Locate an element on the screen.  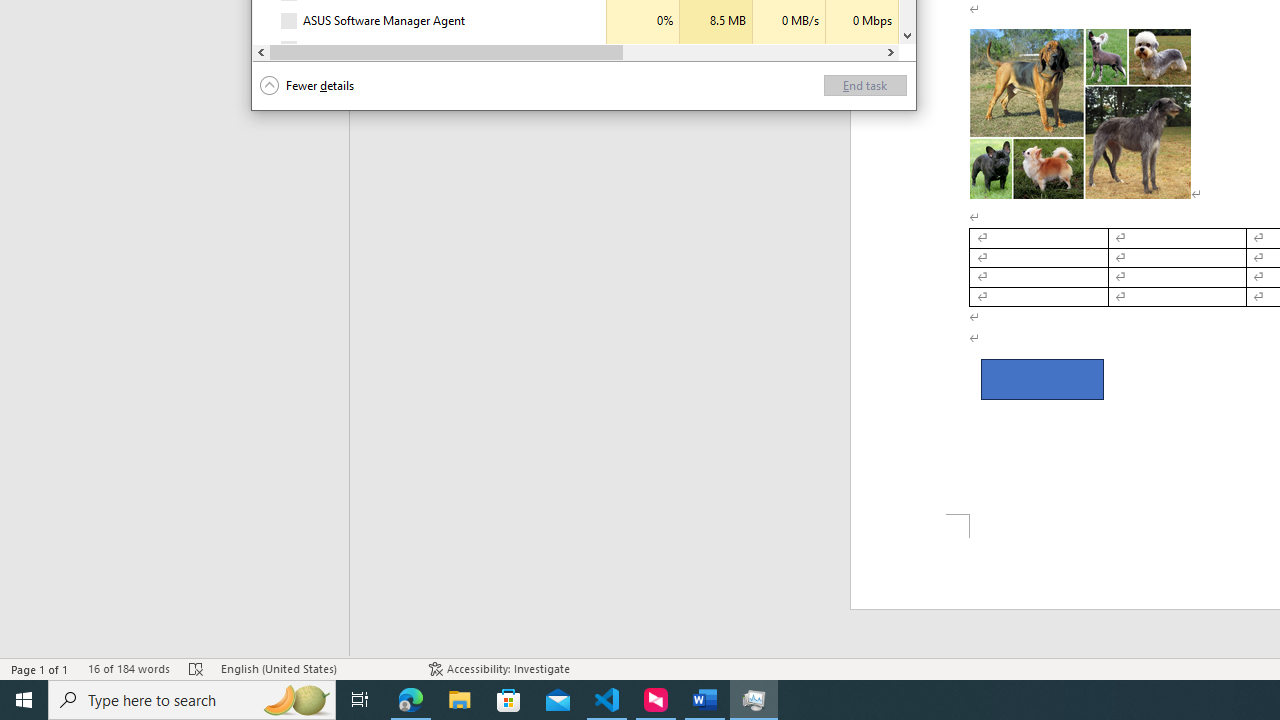
'Word - 1 running window' is located at coordinates (705, 698).